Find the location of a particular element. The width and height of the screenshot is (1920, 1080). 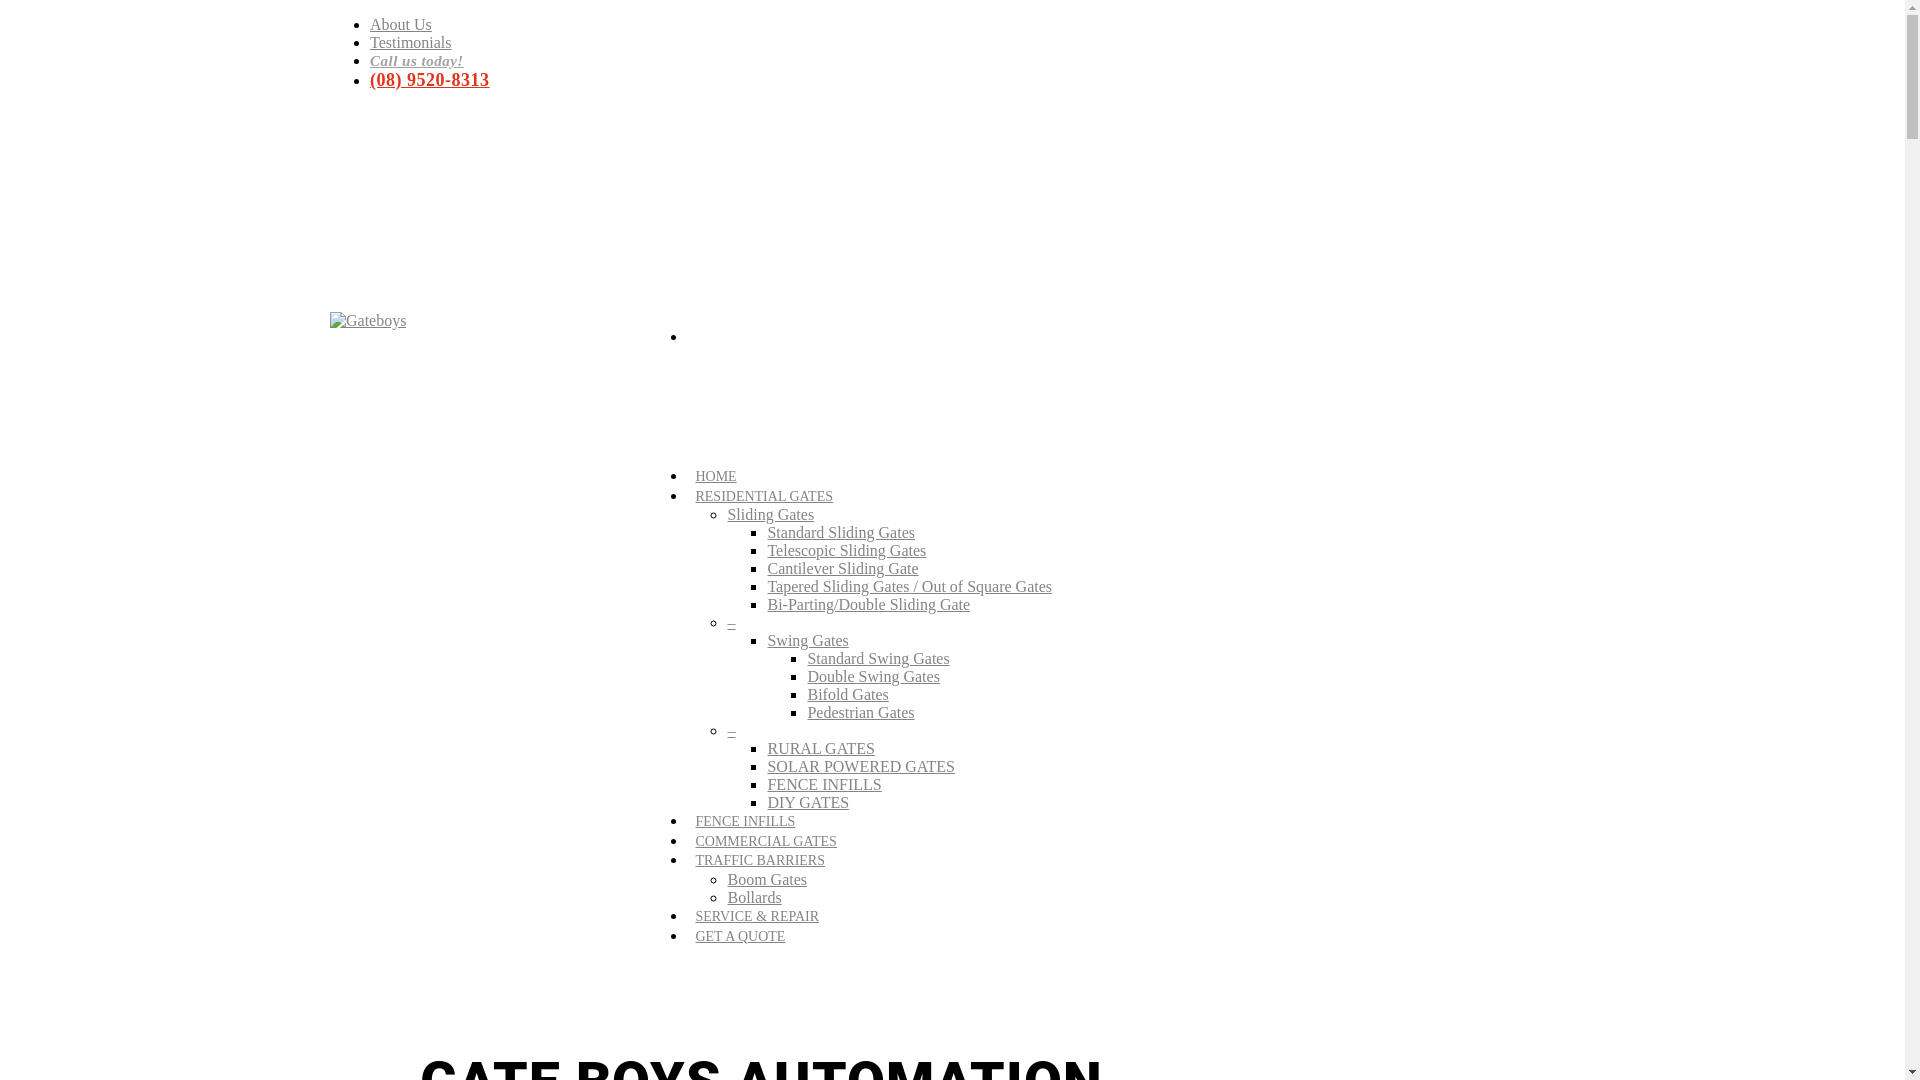

'Boom Gates' is located at coordinates (766, 878).